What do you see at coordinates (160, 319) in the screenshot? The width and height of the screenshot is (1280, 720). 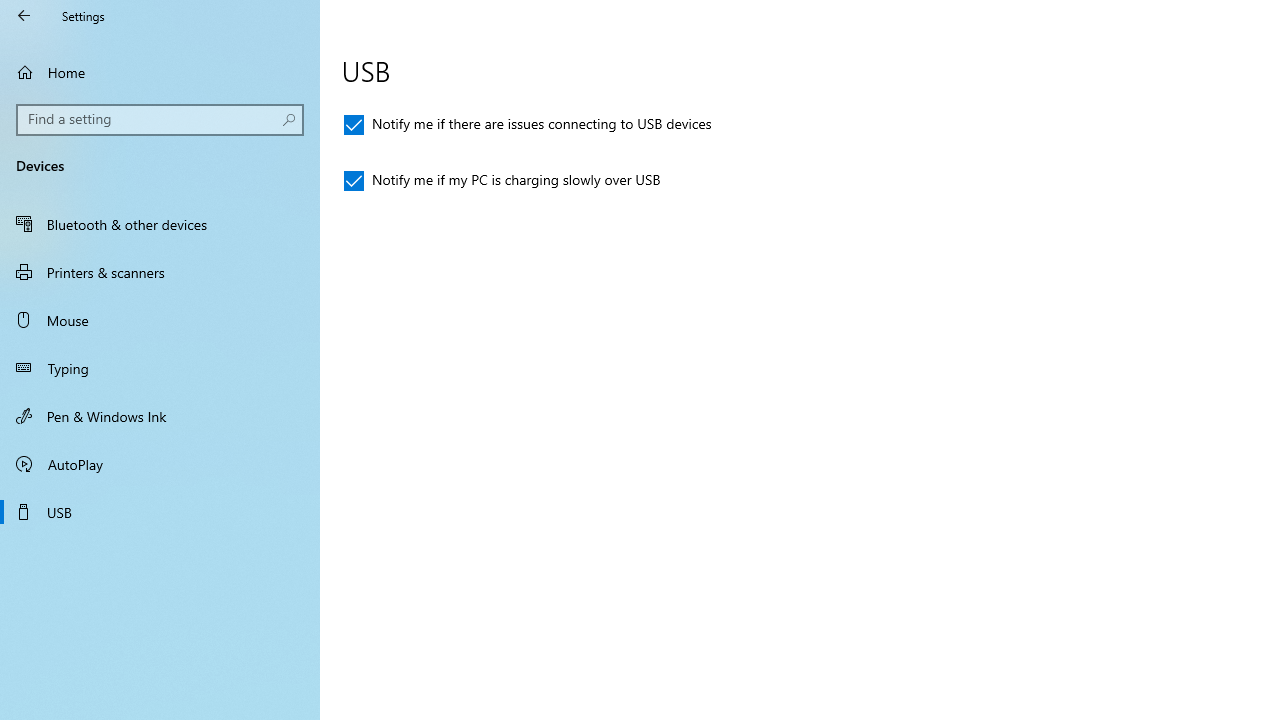 I see `'Mouse'` at bounding box center [160, 319].